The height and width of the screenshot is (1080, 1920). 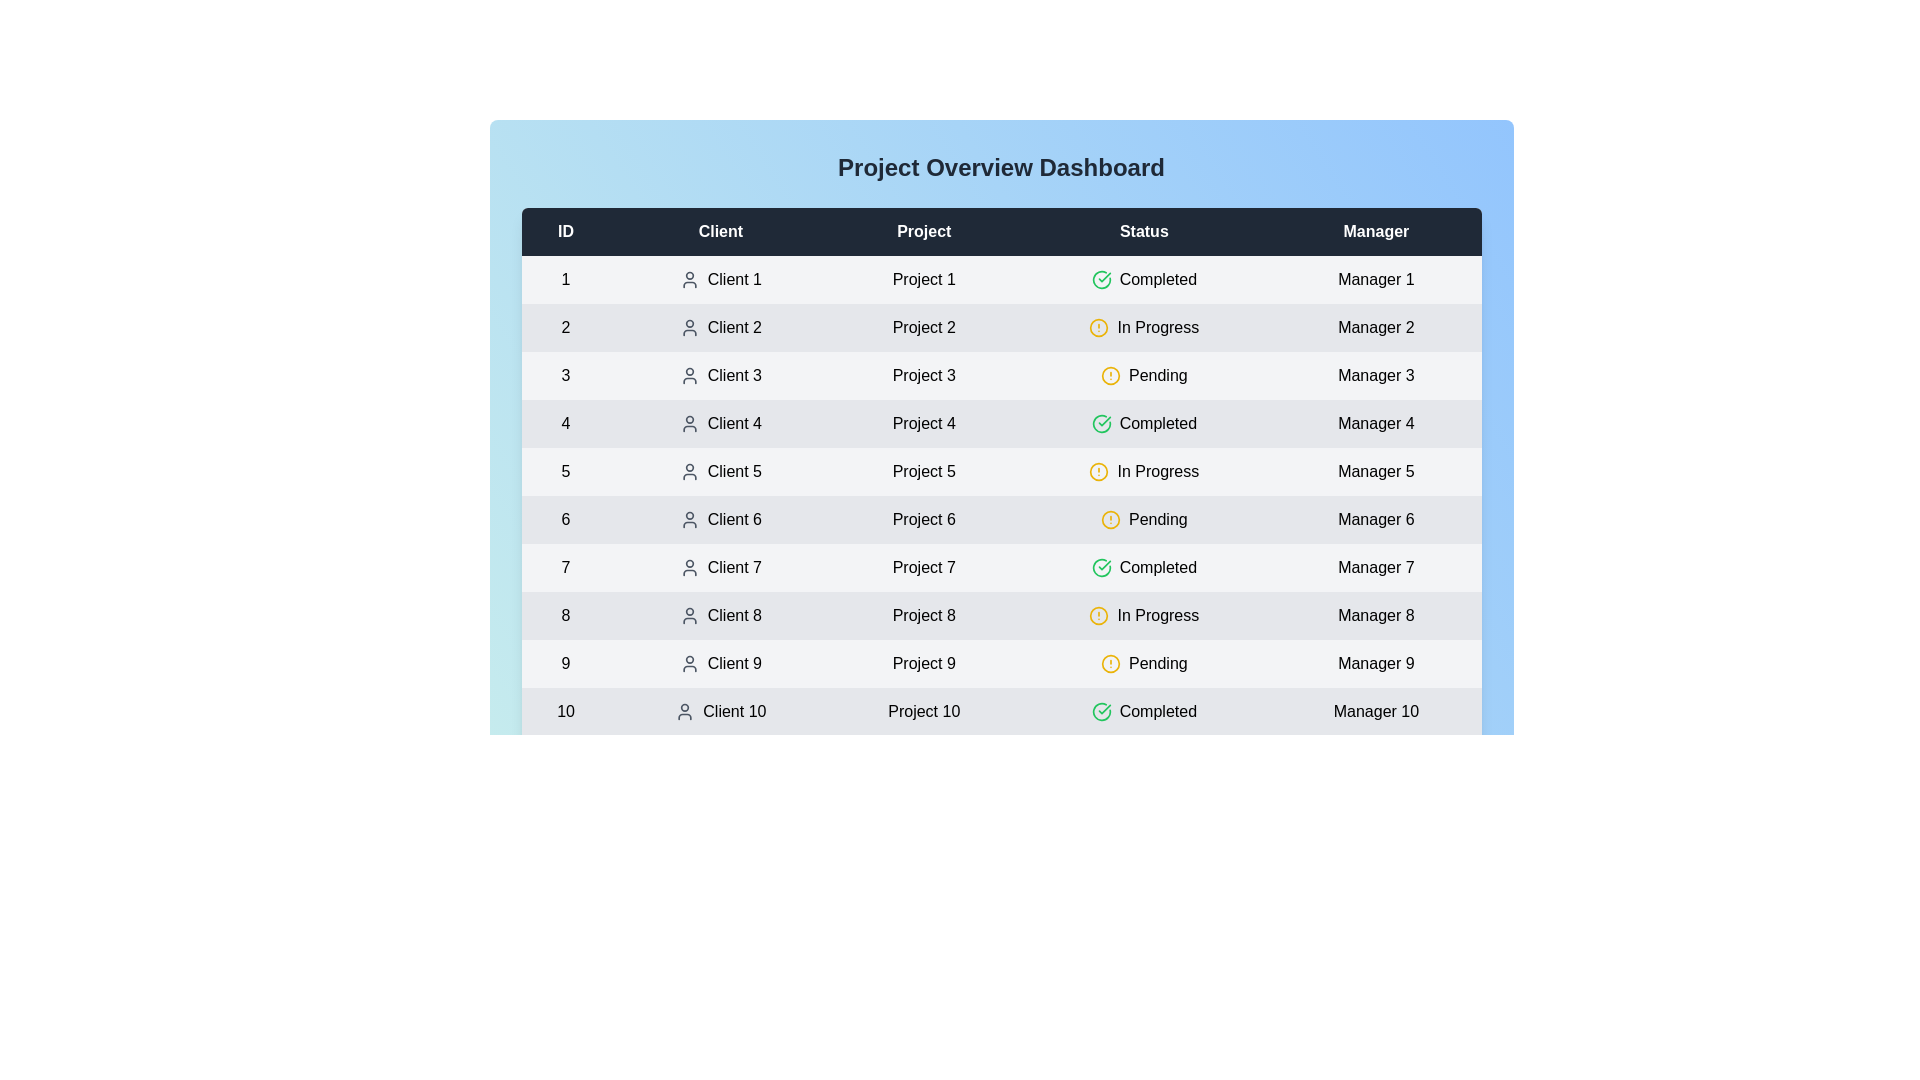 I want to click on the text in the specified cell to select it, so click(x=599, y=300).